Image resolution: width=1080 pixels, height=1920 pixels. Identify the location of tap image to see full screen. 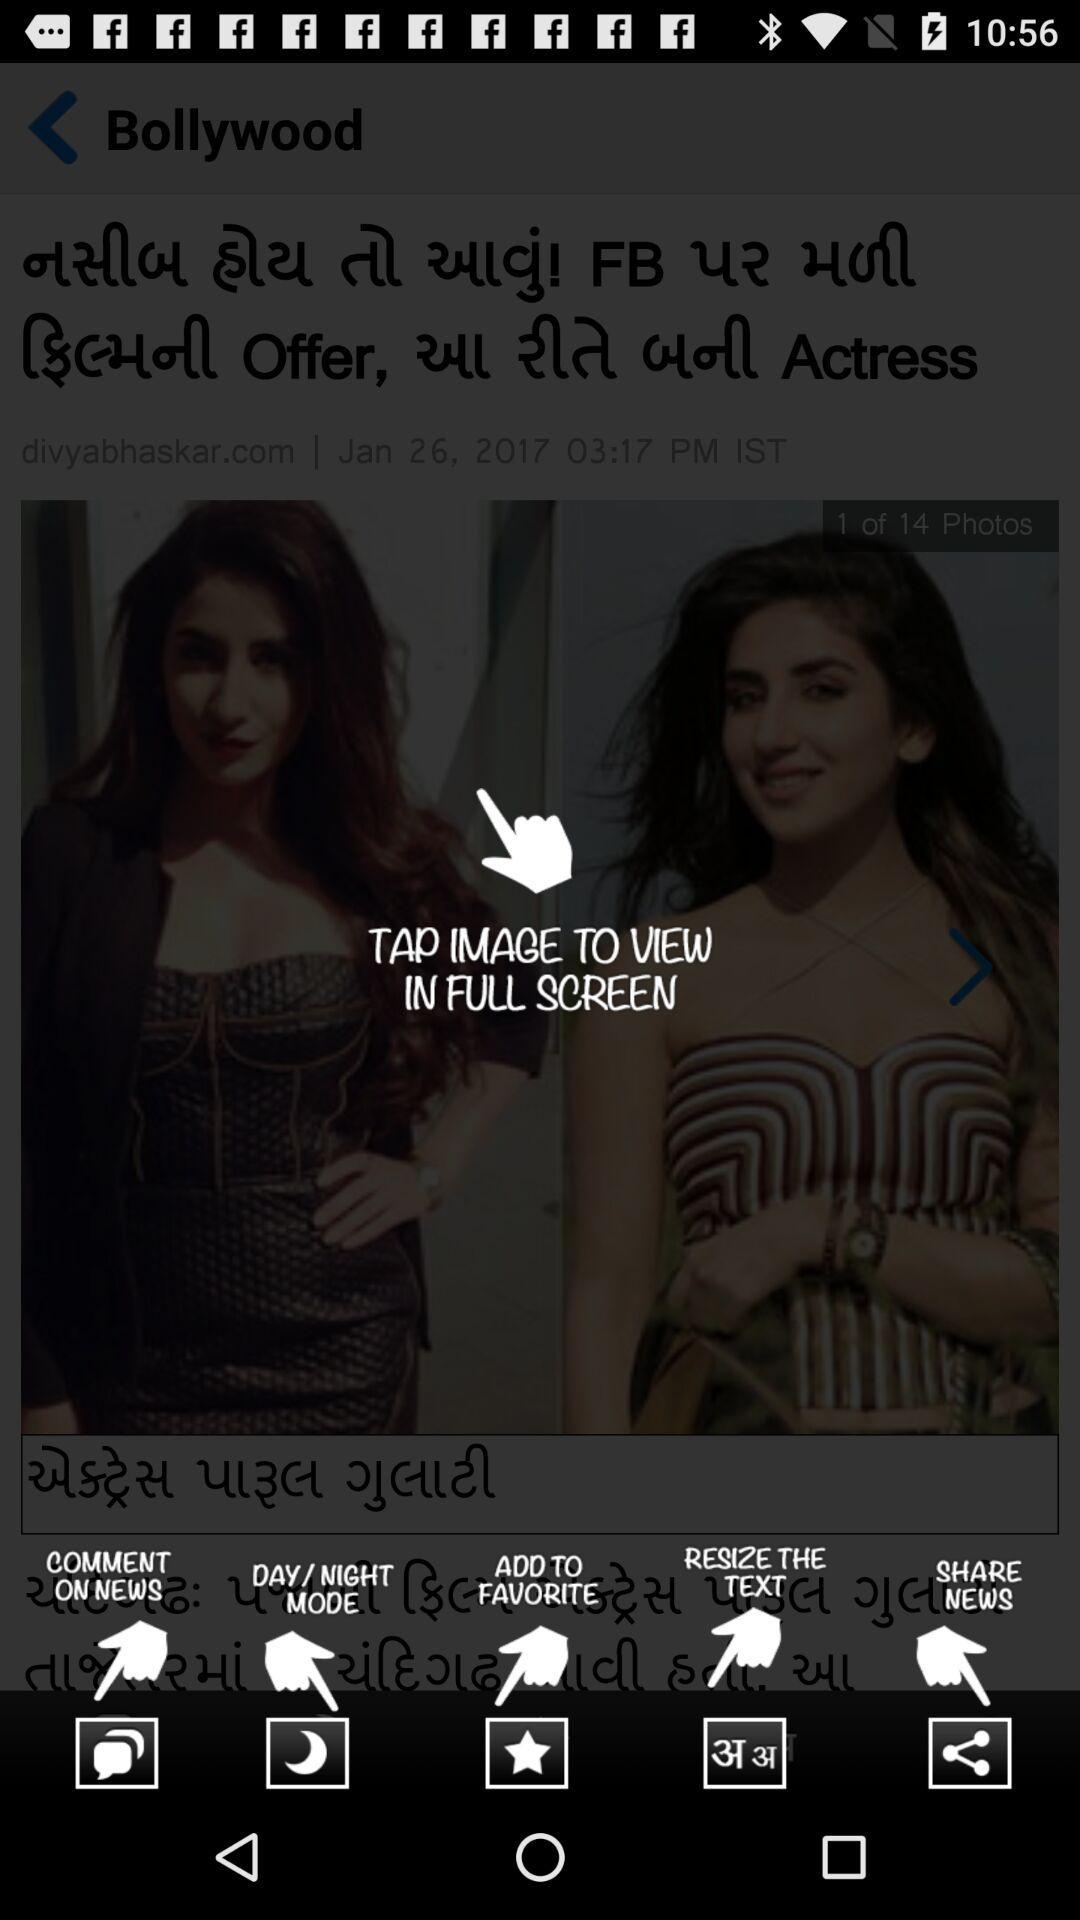
(540, 927).